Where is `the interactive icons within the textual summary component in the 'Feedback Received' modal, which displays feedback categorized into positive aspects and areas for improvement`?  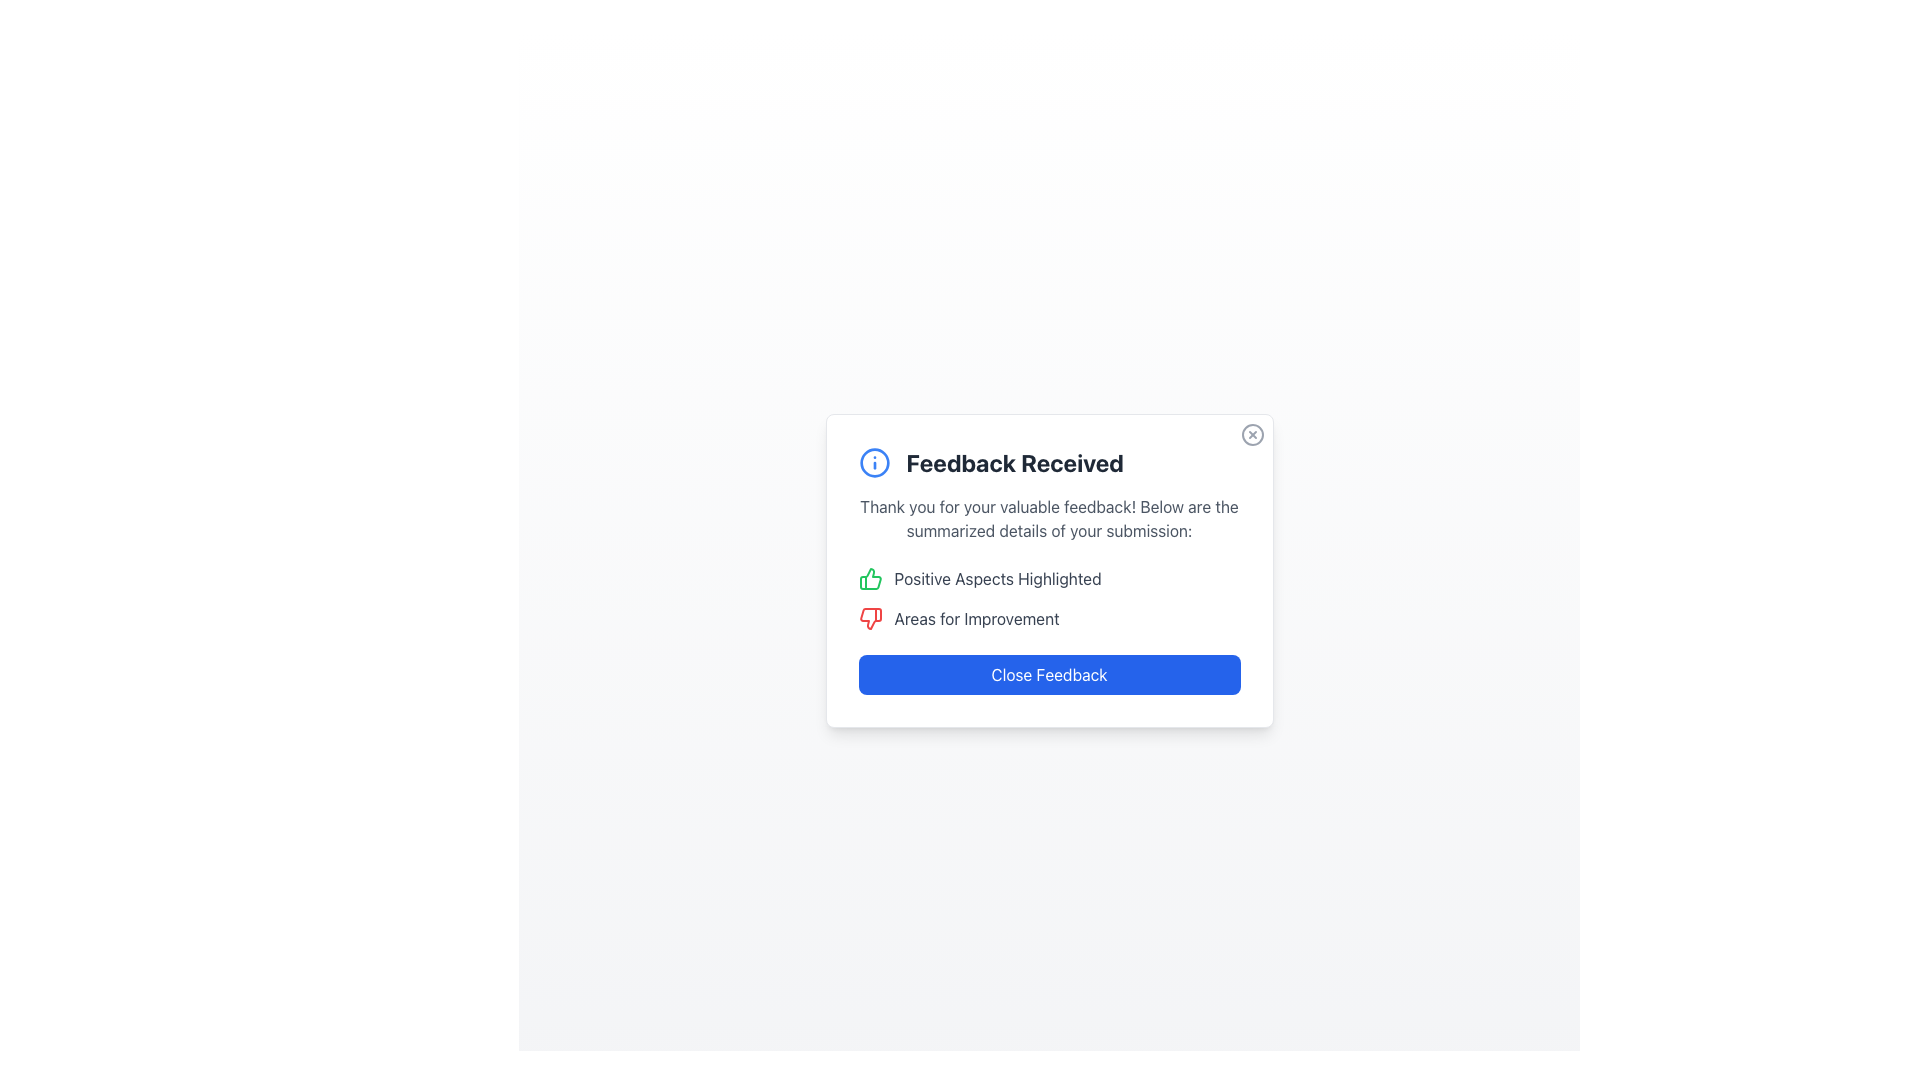
the interactive icons within the textual summary component in the 'Feedback Received' modal, which displays feedback categorized into positive aspects and areas for improvement is located at coordinates (1048, 597).